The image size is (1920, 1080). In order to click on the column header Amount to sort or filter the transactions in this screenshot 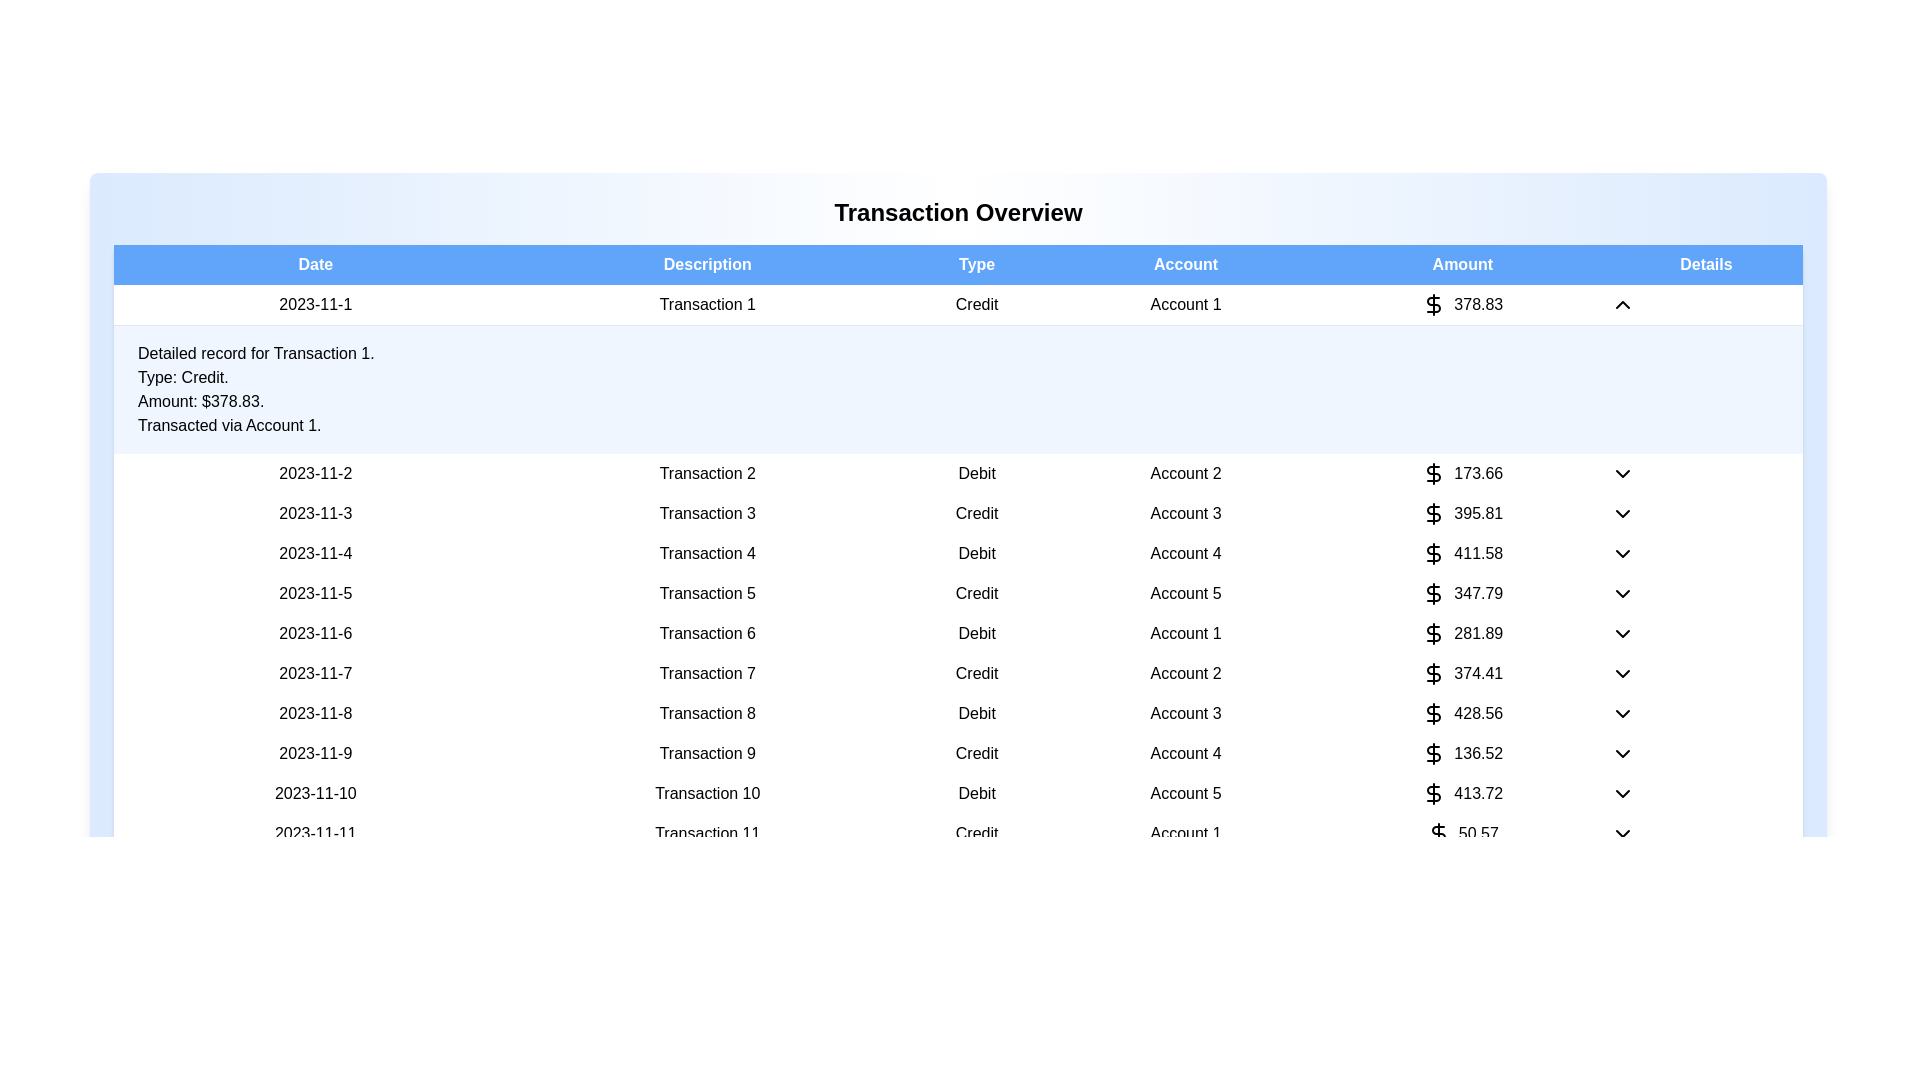, I will do `click(1462, 264)`.